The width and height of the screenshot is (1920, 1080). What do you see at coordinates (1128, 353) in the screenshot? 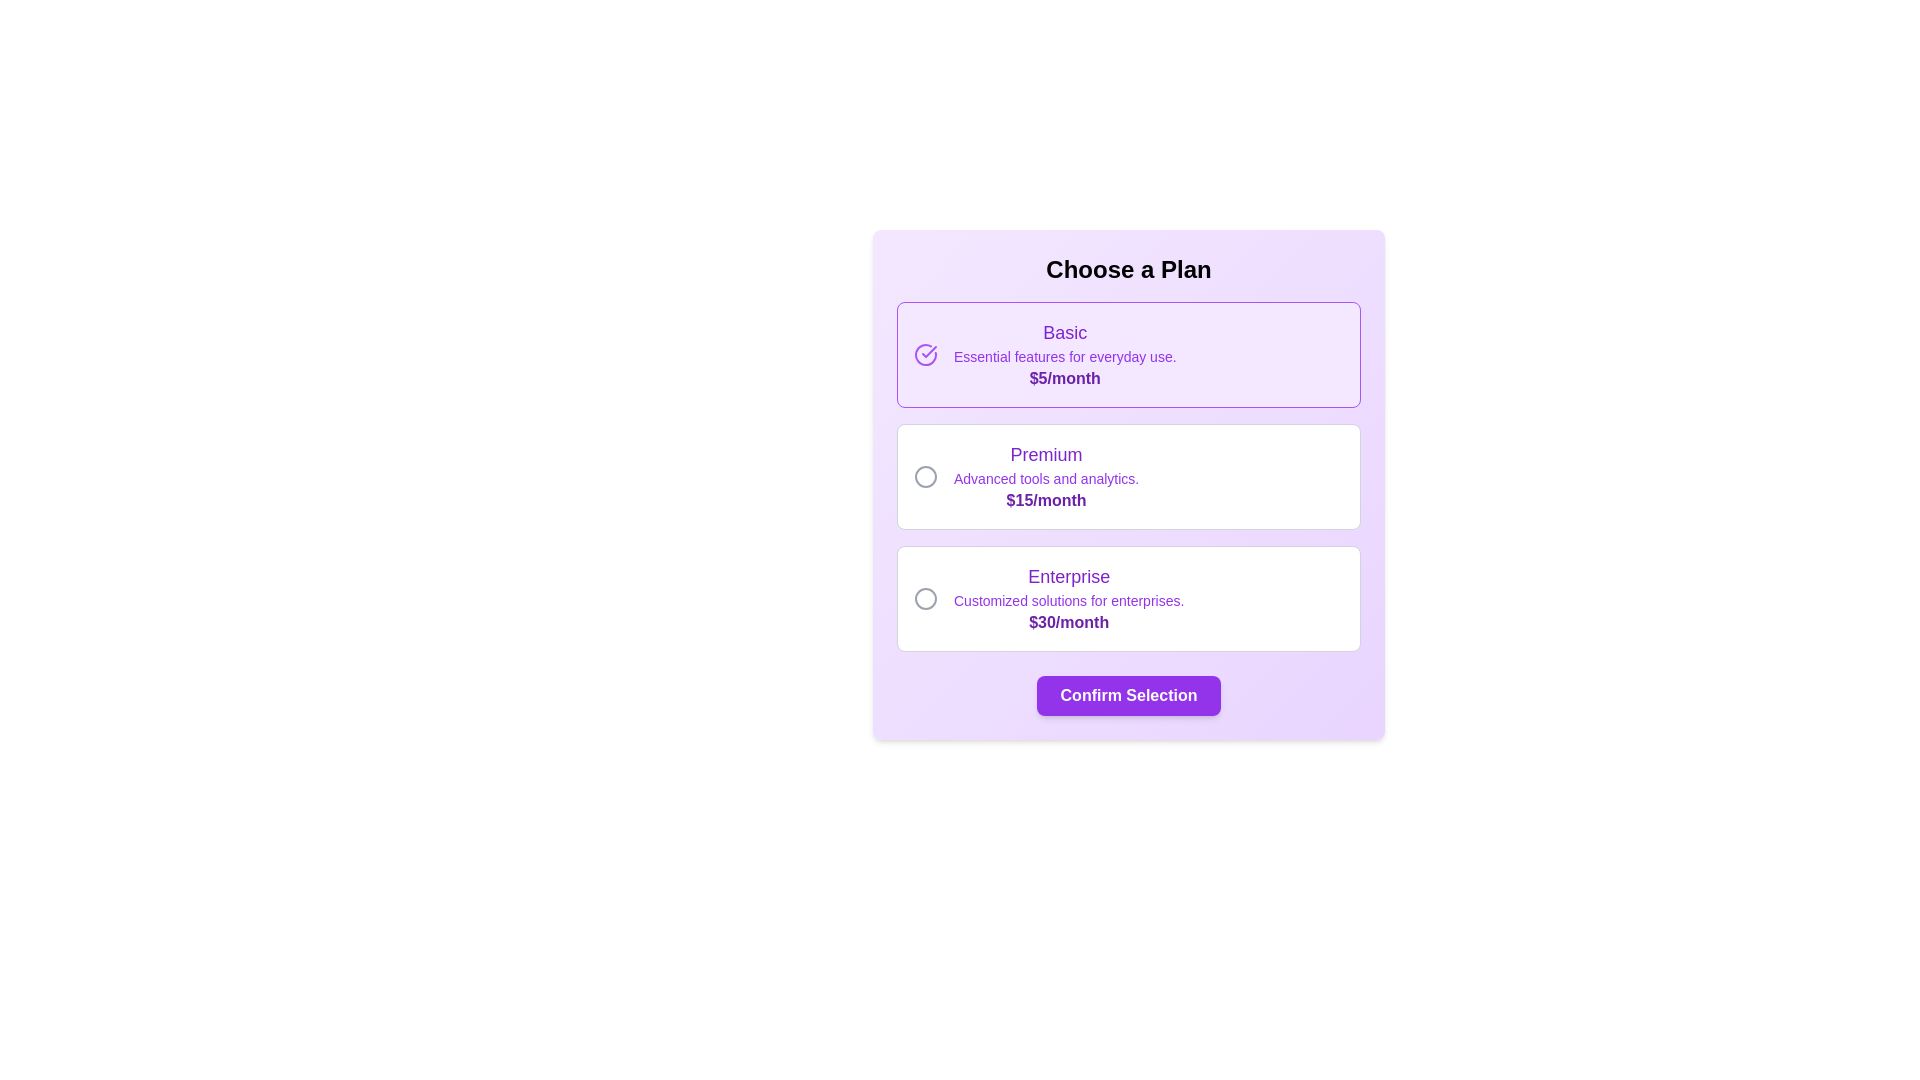
I see `to select the 'Basic' pricing plan option from the vertical list of pricing options, which is the first choice in the list` at bounding box center [1128, 353].